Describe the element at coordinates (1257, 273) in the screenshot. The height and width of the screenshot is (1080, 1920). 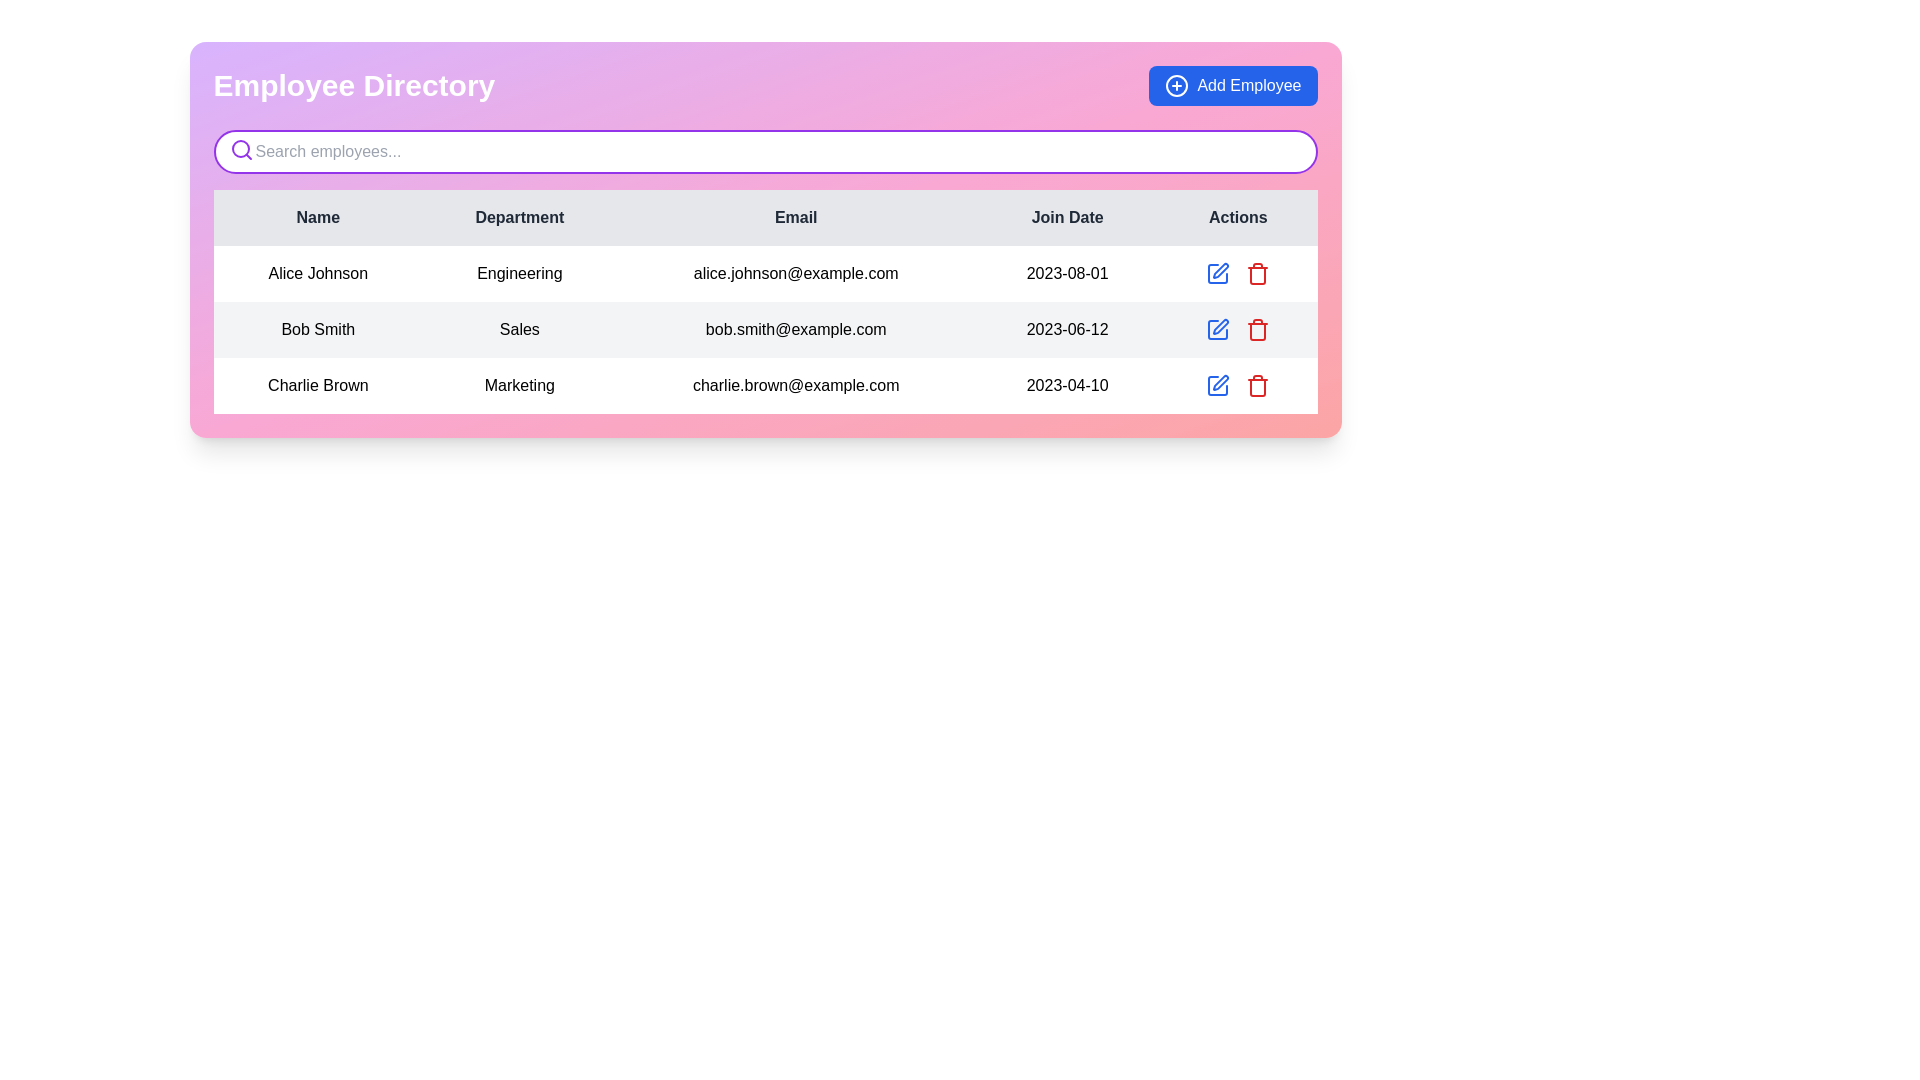
I see `the delete button in the 'Actions' column corresponding to 'Bob Smith' to change its color to a darker red` at that location.